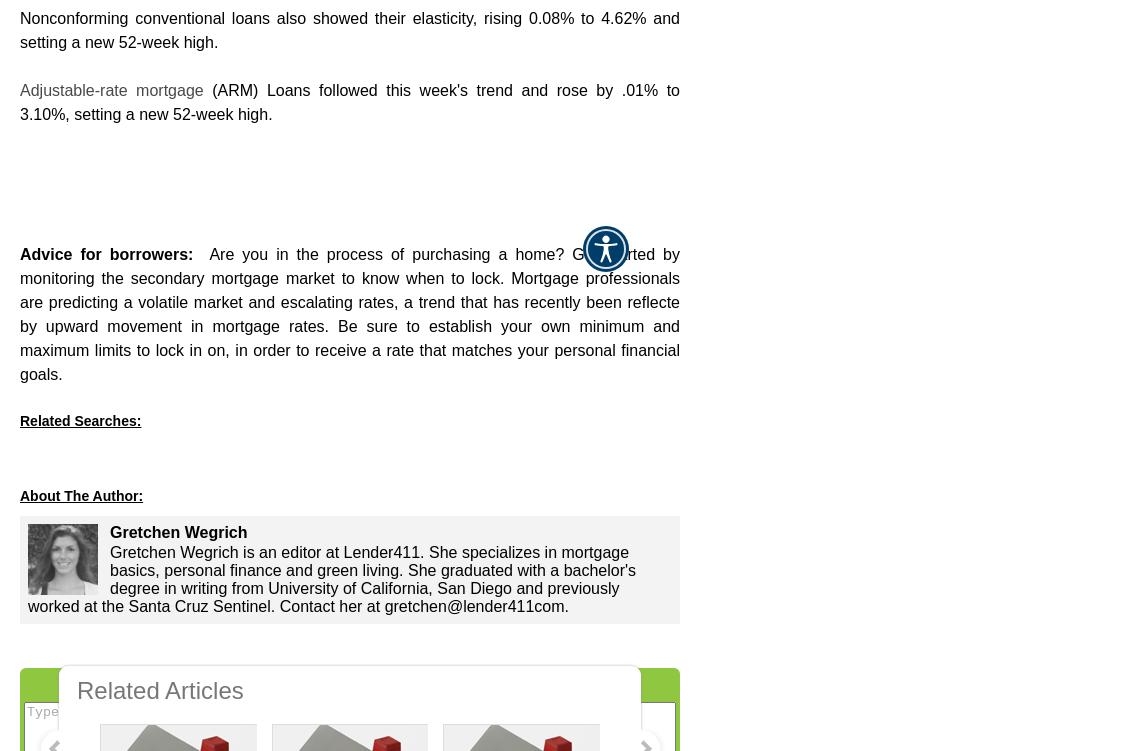  What do you see at coordinates (349, 101) in the screenshot?
I see `'(ARM) Loans followed this week's trend and rose by .01% to 3.10%, setting a new 52-week high.'` at bounding box center [349, 101].